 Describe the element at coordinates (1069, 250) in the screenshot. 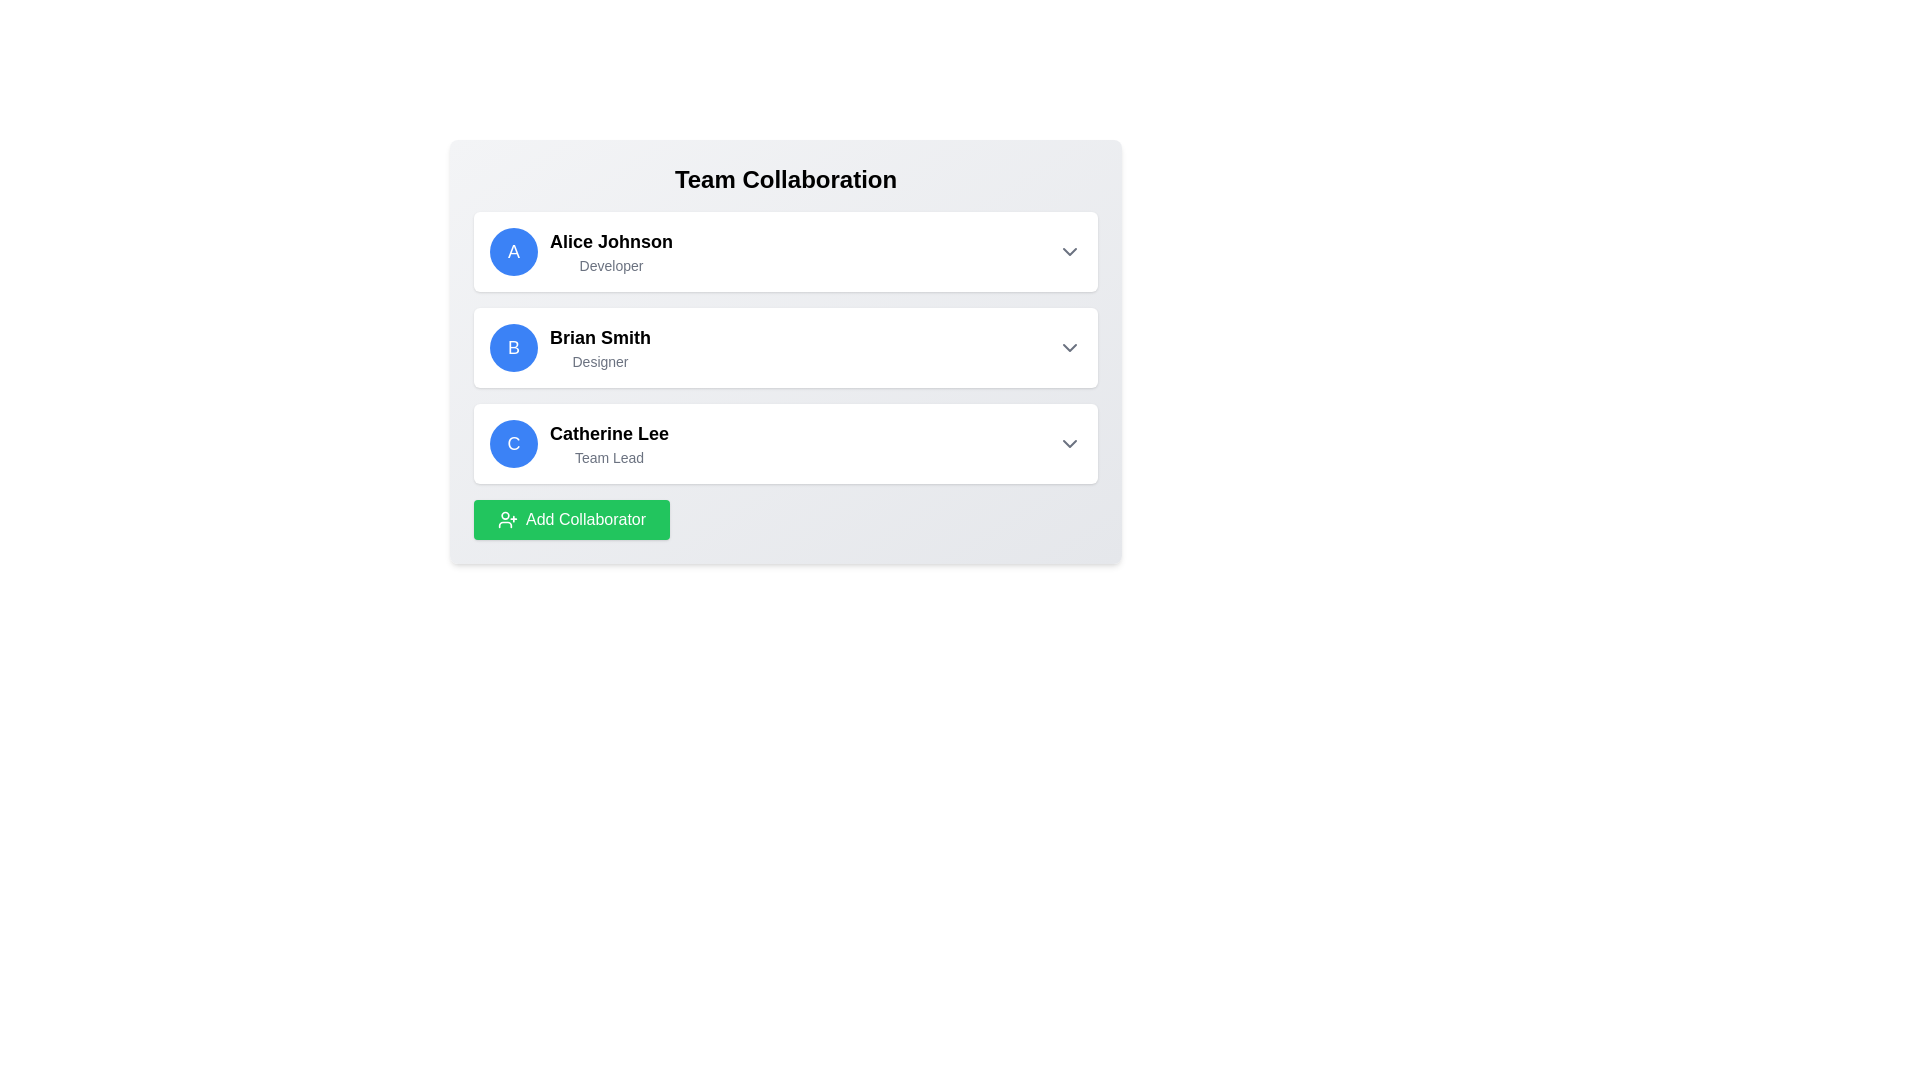

I see `the downward-facing chevron icon` at that location.